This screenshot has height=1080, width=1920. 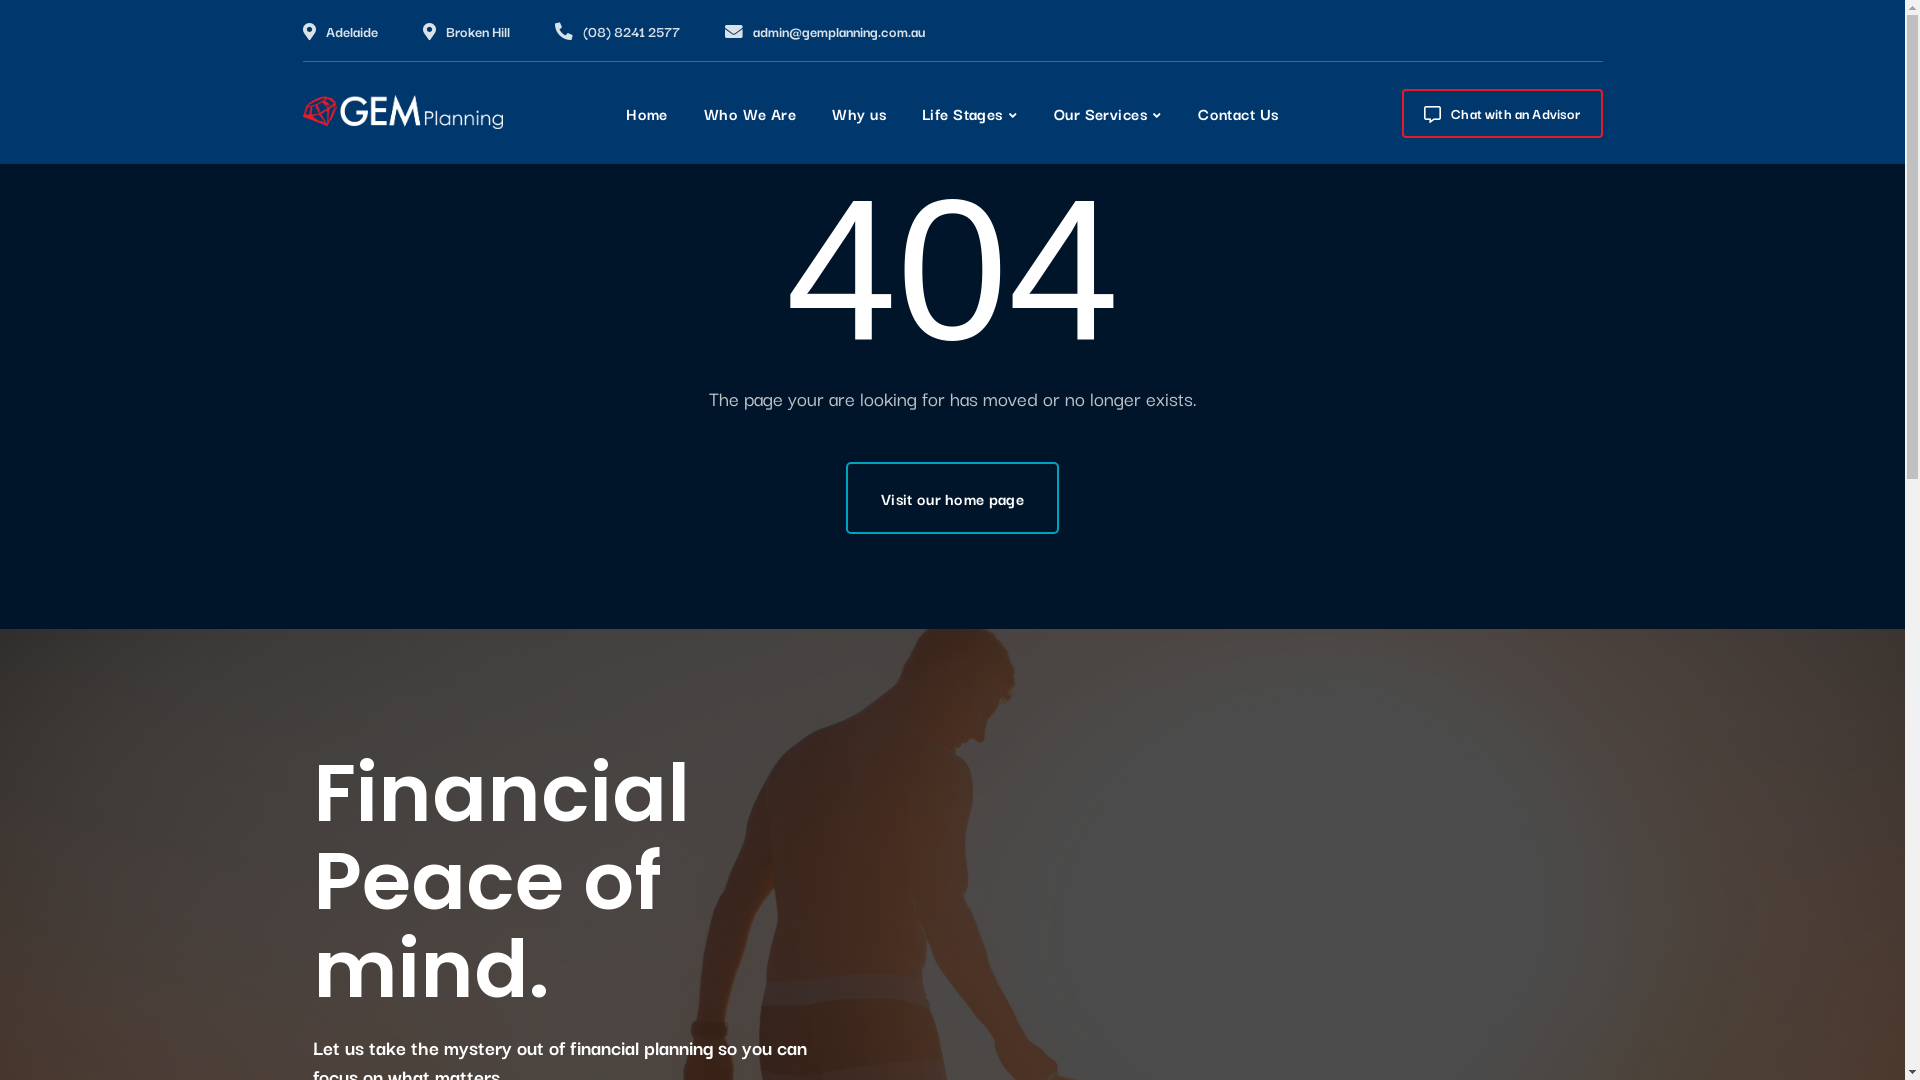 What do you see at coordinates (1502, 113) in the screenshot?
I see `'Chat with an Advisor'` at bounding box center [1502, 113].